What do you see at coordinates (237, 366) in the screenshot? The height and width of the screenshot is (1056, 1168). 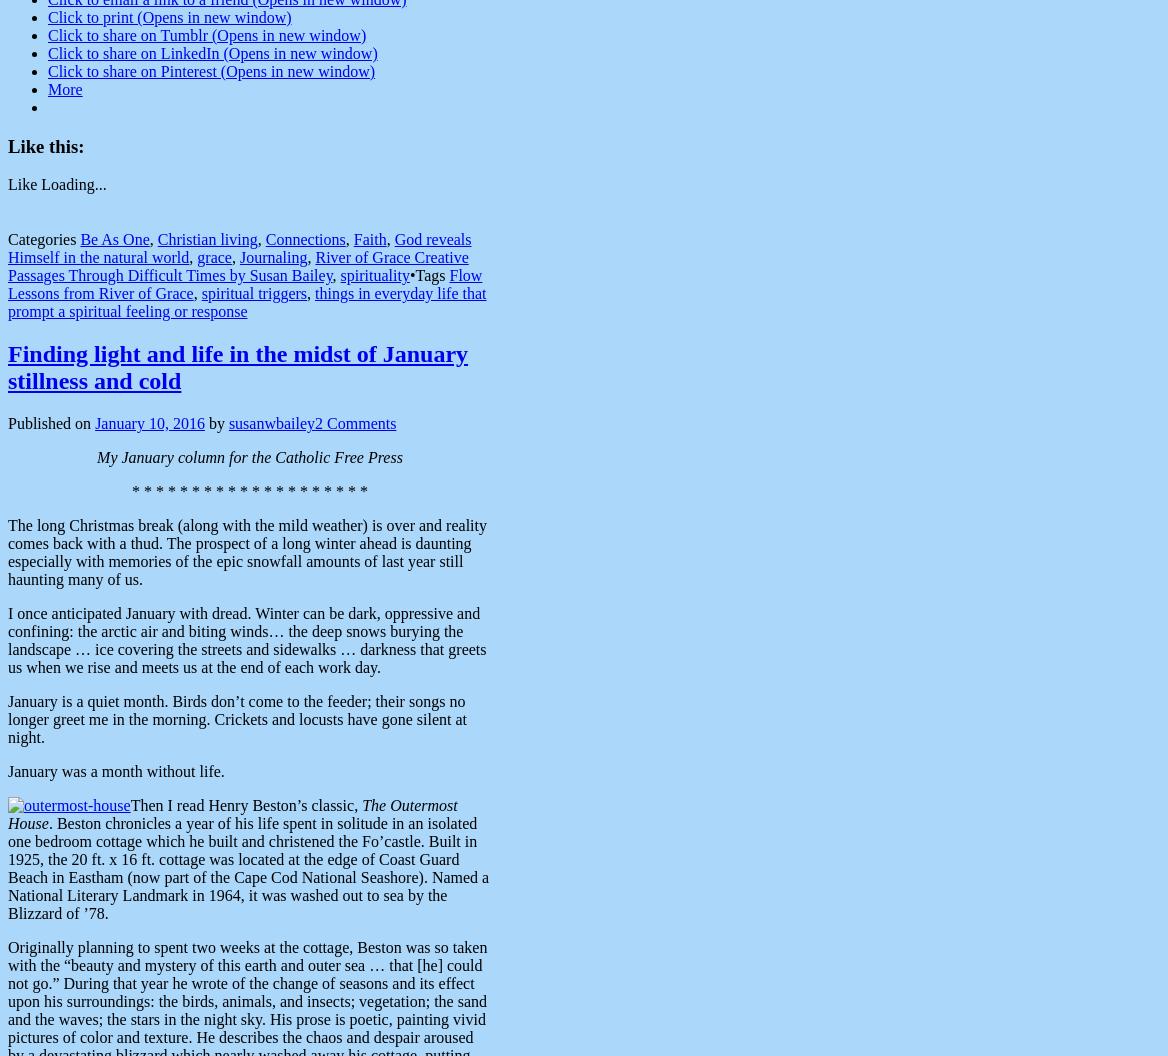 I see `'Finding light and life in the midst of January stillness and cold'` at bounding box center [237, 366].